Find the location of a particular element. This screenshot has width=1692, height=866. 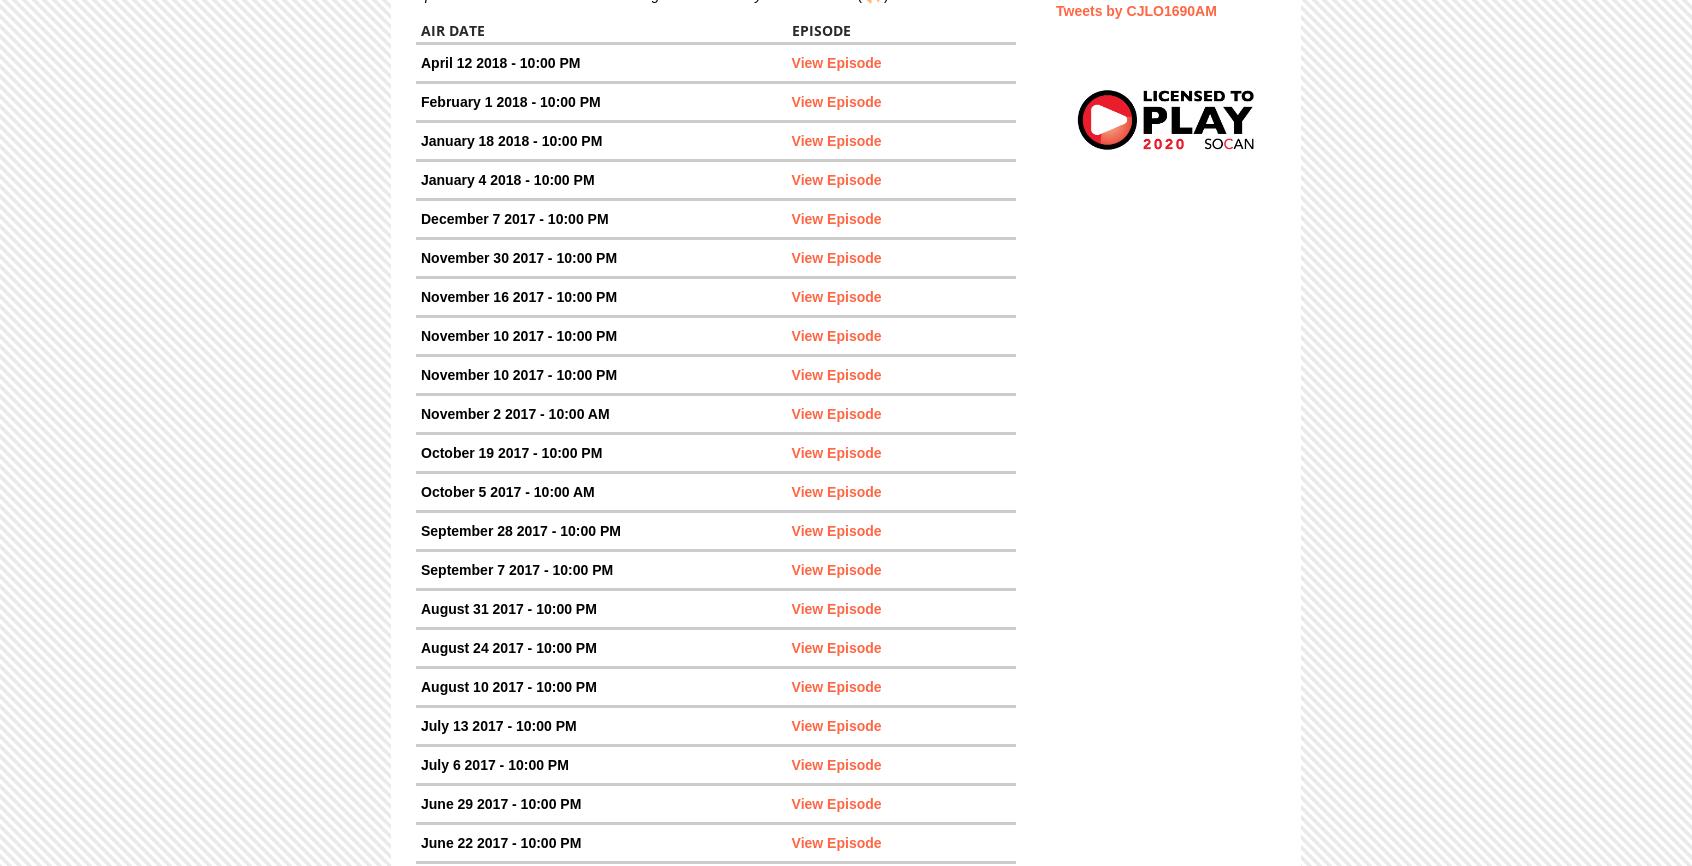

'February 1 2018 - 10:00 PM' is located at coordinates (420, 100).